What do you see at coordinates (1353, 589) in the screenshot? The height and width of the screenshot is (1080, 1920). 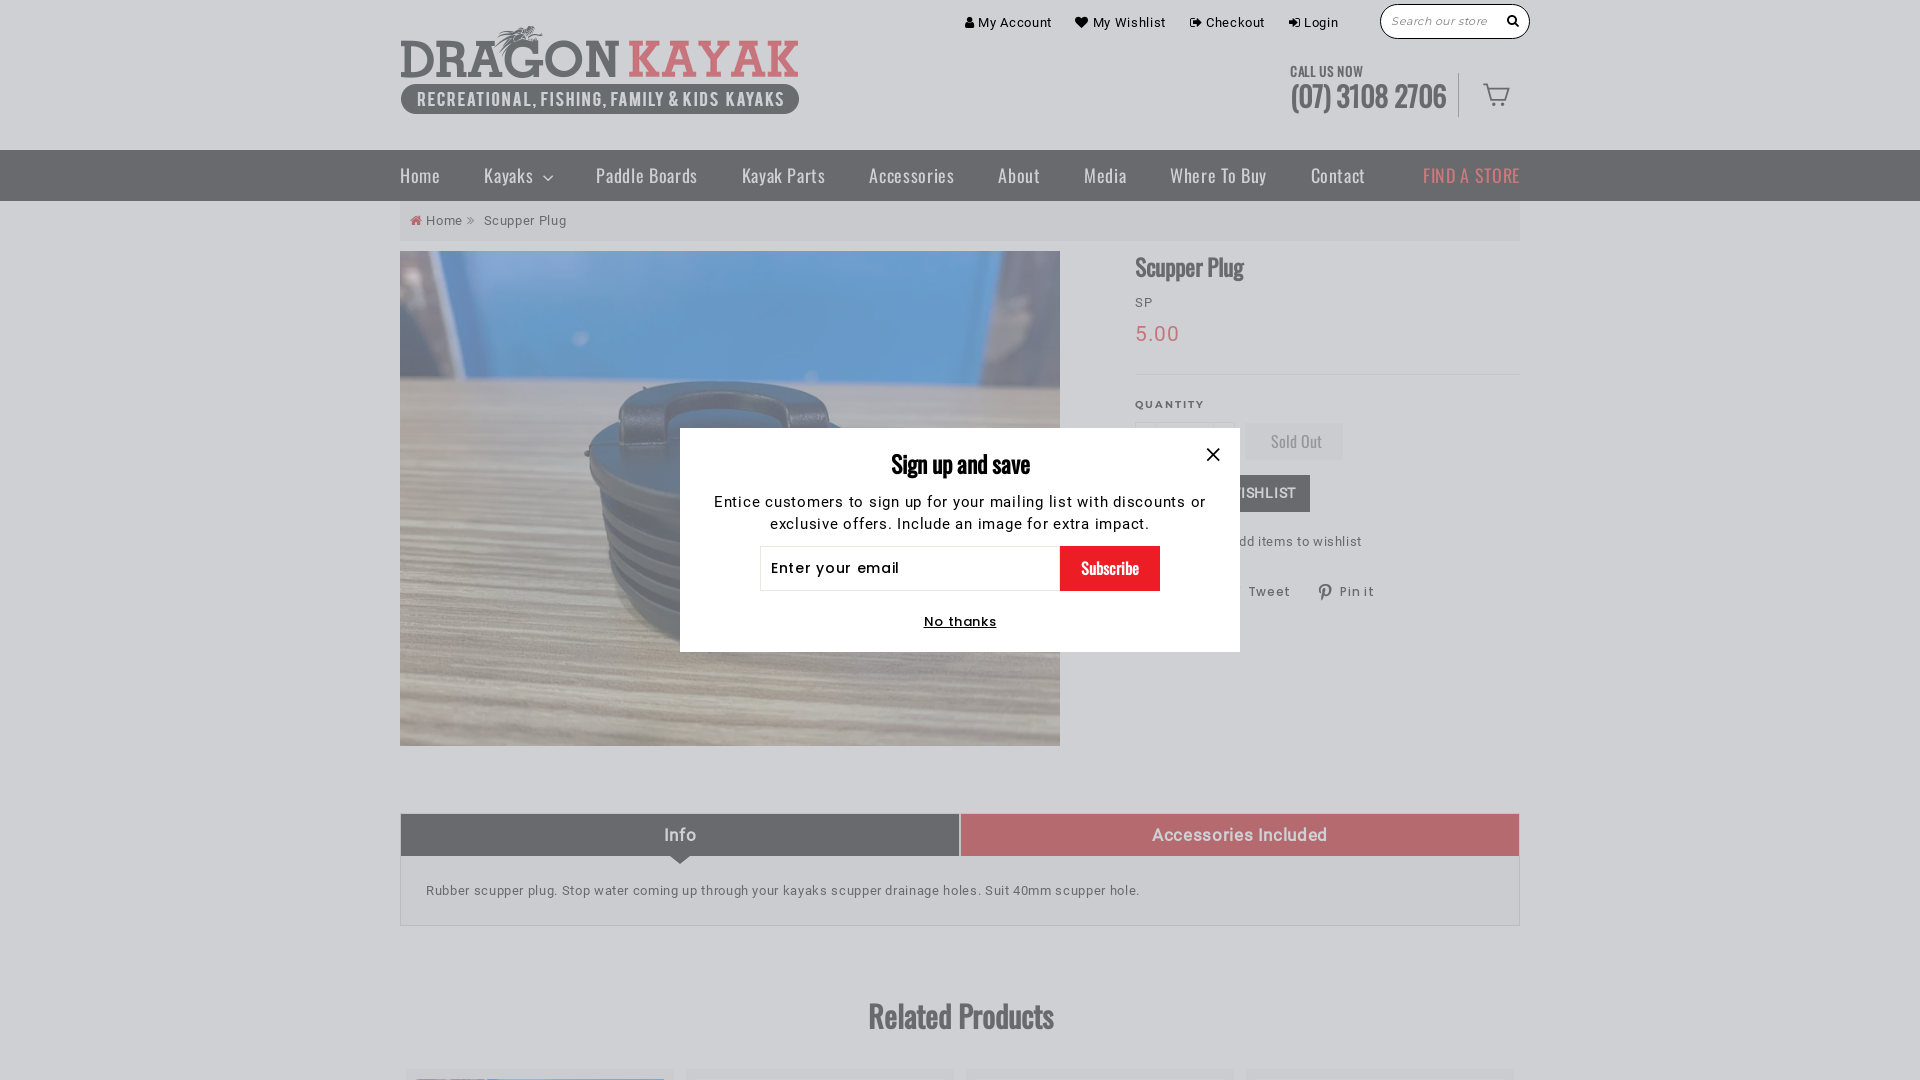 I see `'Pin it` at bounding box center [1353, 589].